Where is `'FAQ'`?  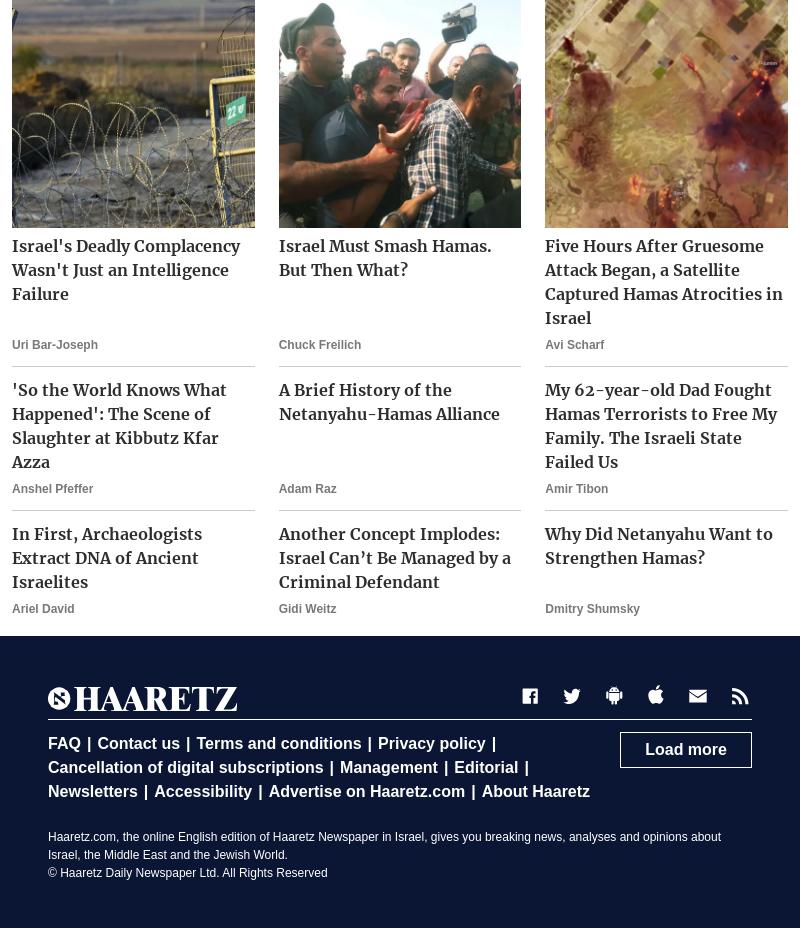 'FAQ' is located at coordinates (63, 742).